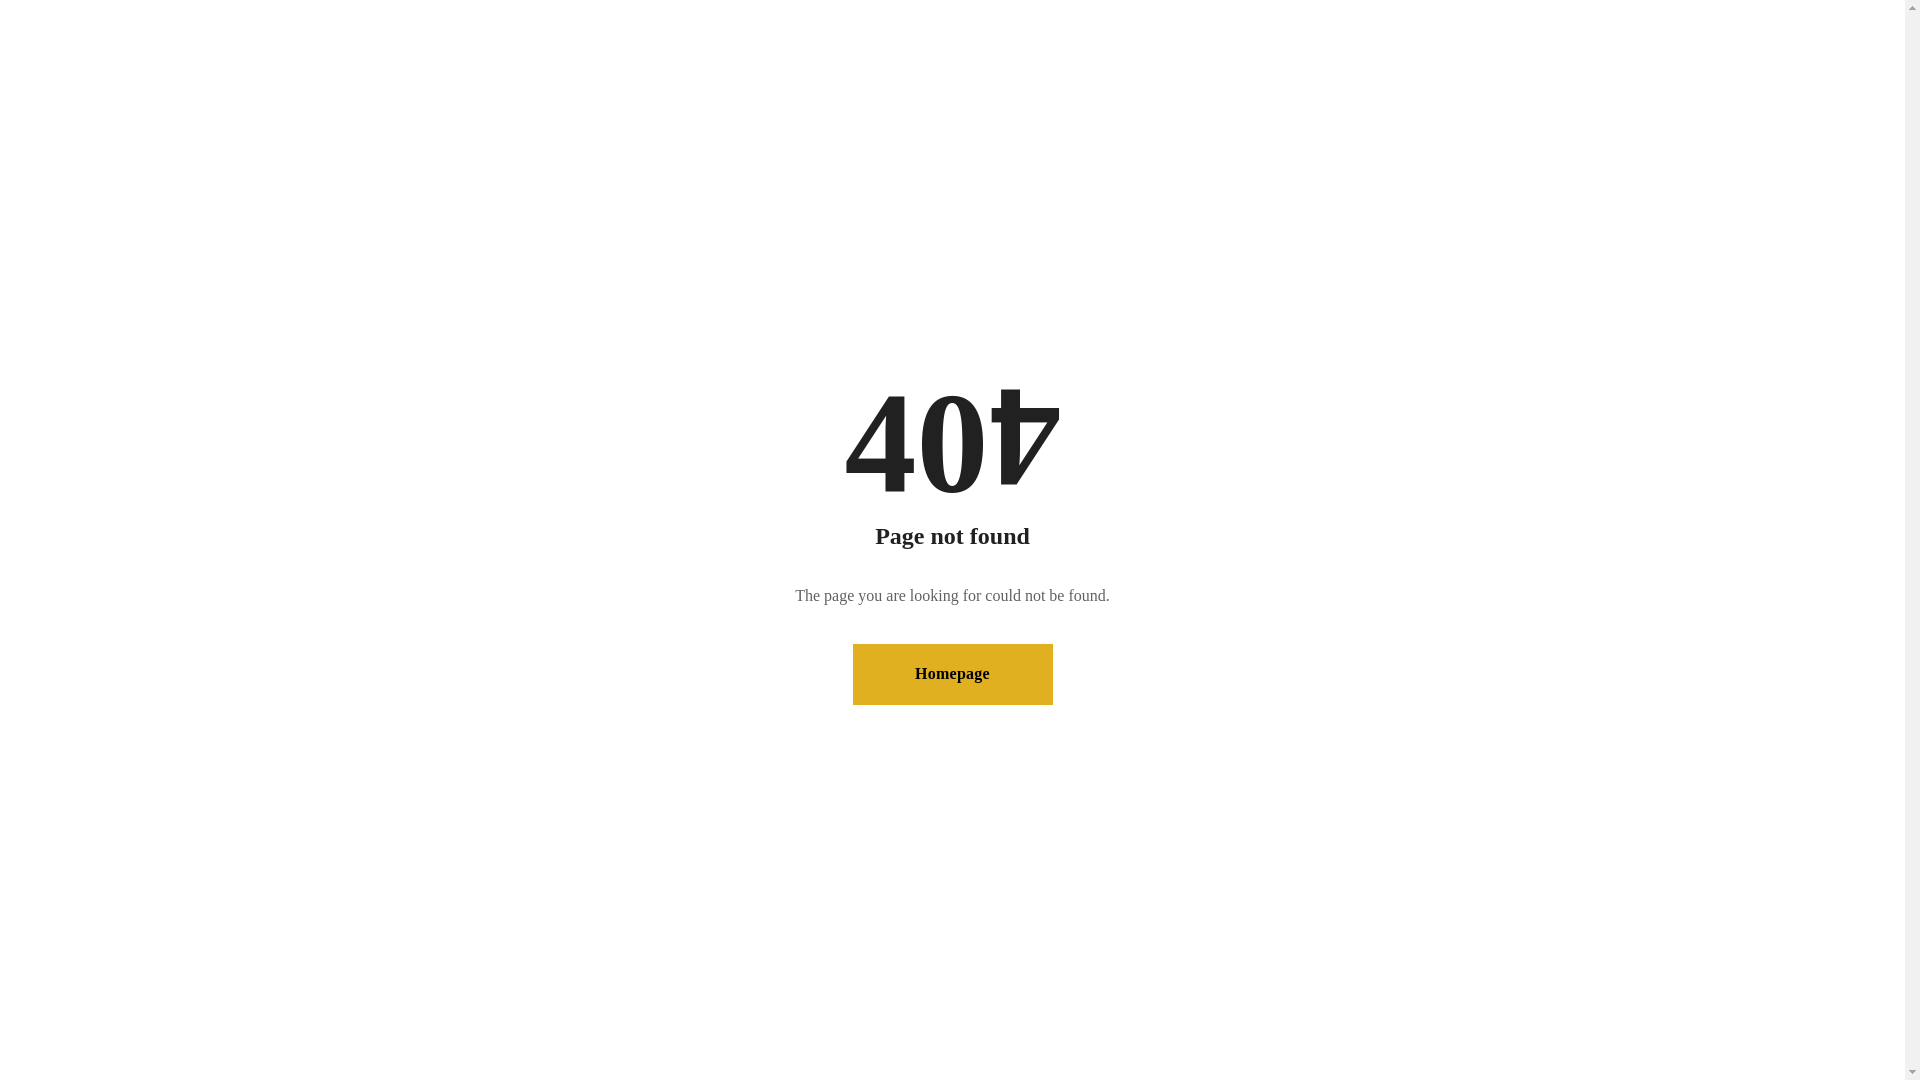 The height and width of the screenshot is (1080, 1920). I want to click on 'Homepage', so click(950, 674).